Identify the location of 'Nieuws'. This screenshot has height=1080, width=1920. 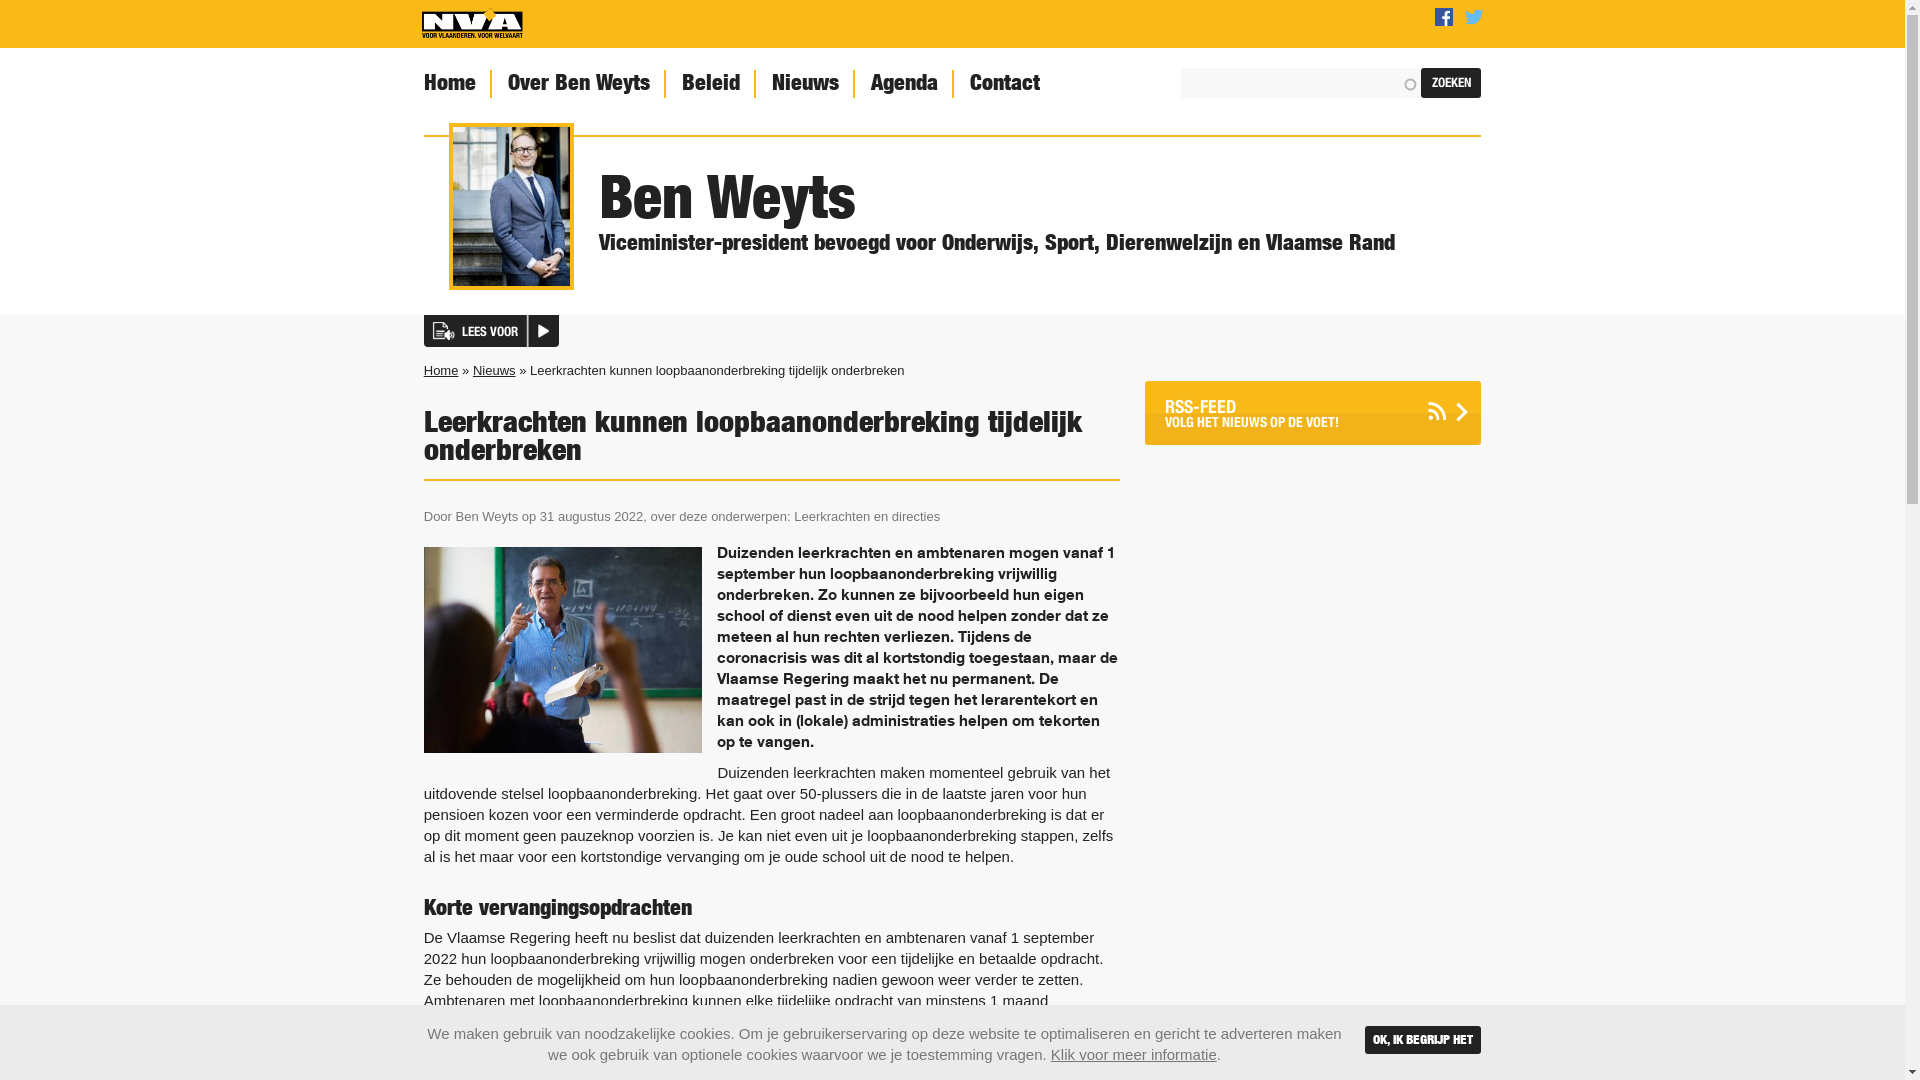
(752, 83).